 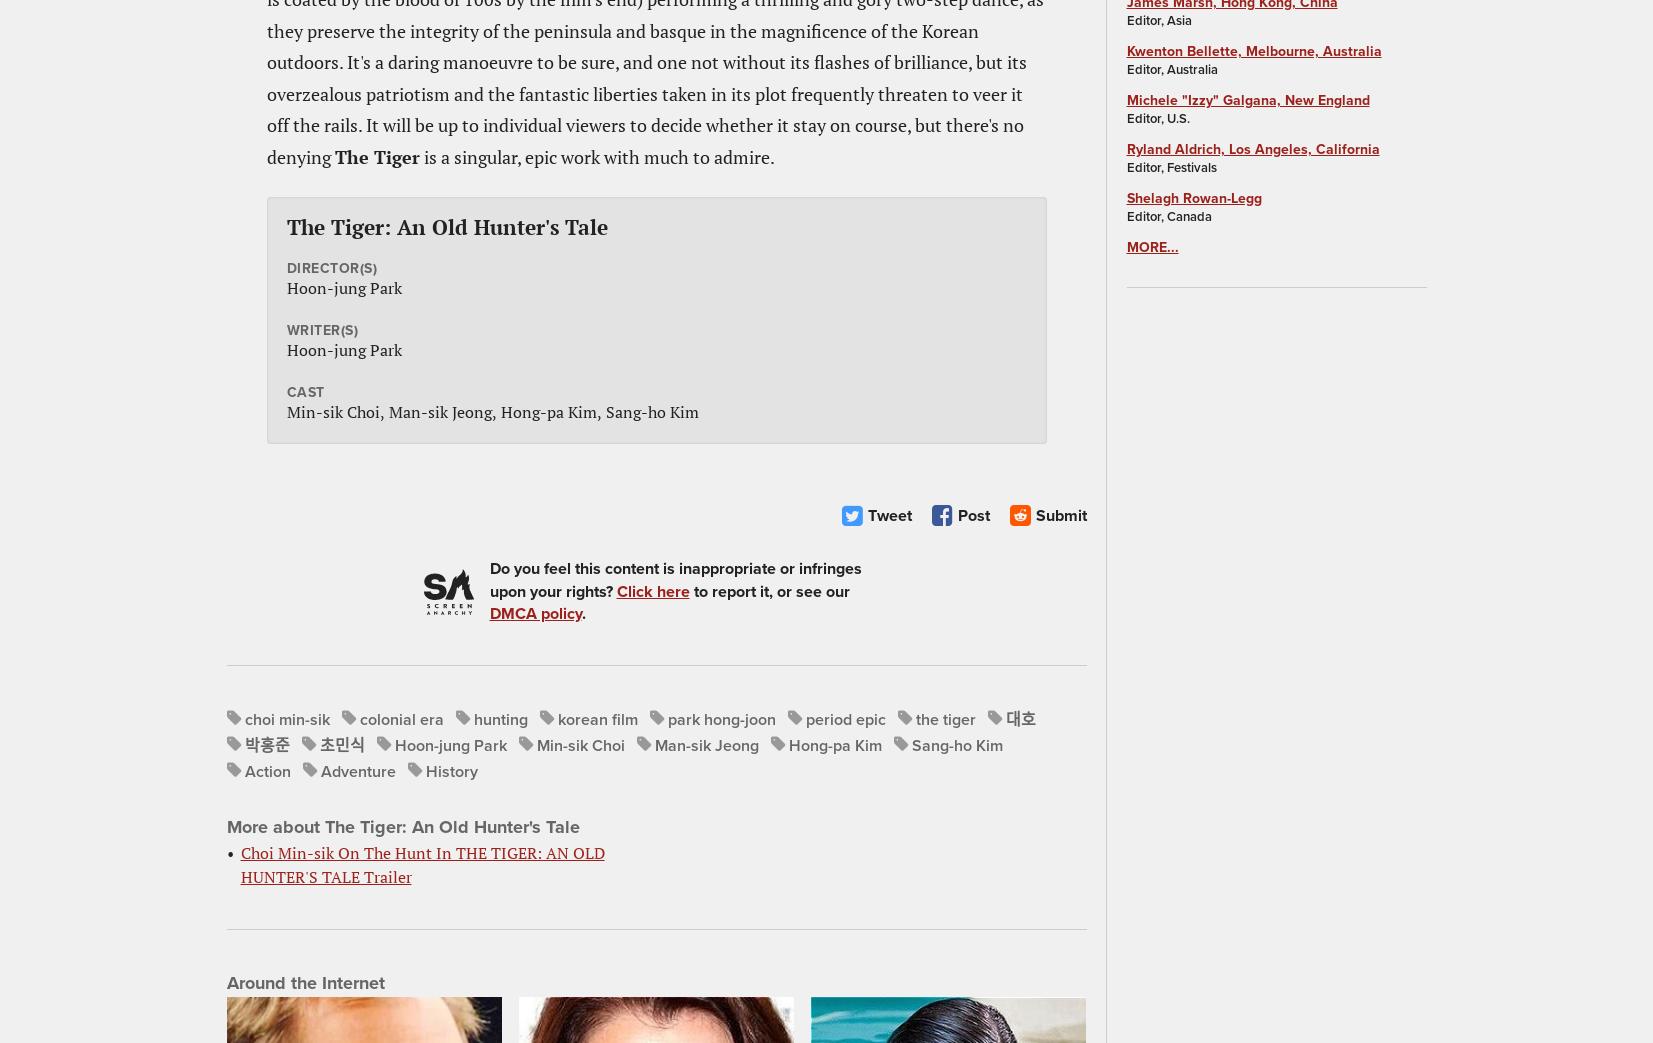 I want to click on 'Michele "Izzy" Galgana, New England', so click(x=1126, y=99).